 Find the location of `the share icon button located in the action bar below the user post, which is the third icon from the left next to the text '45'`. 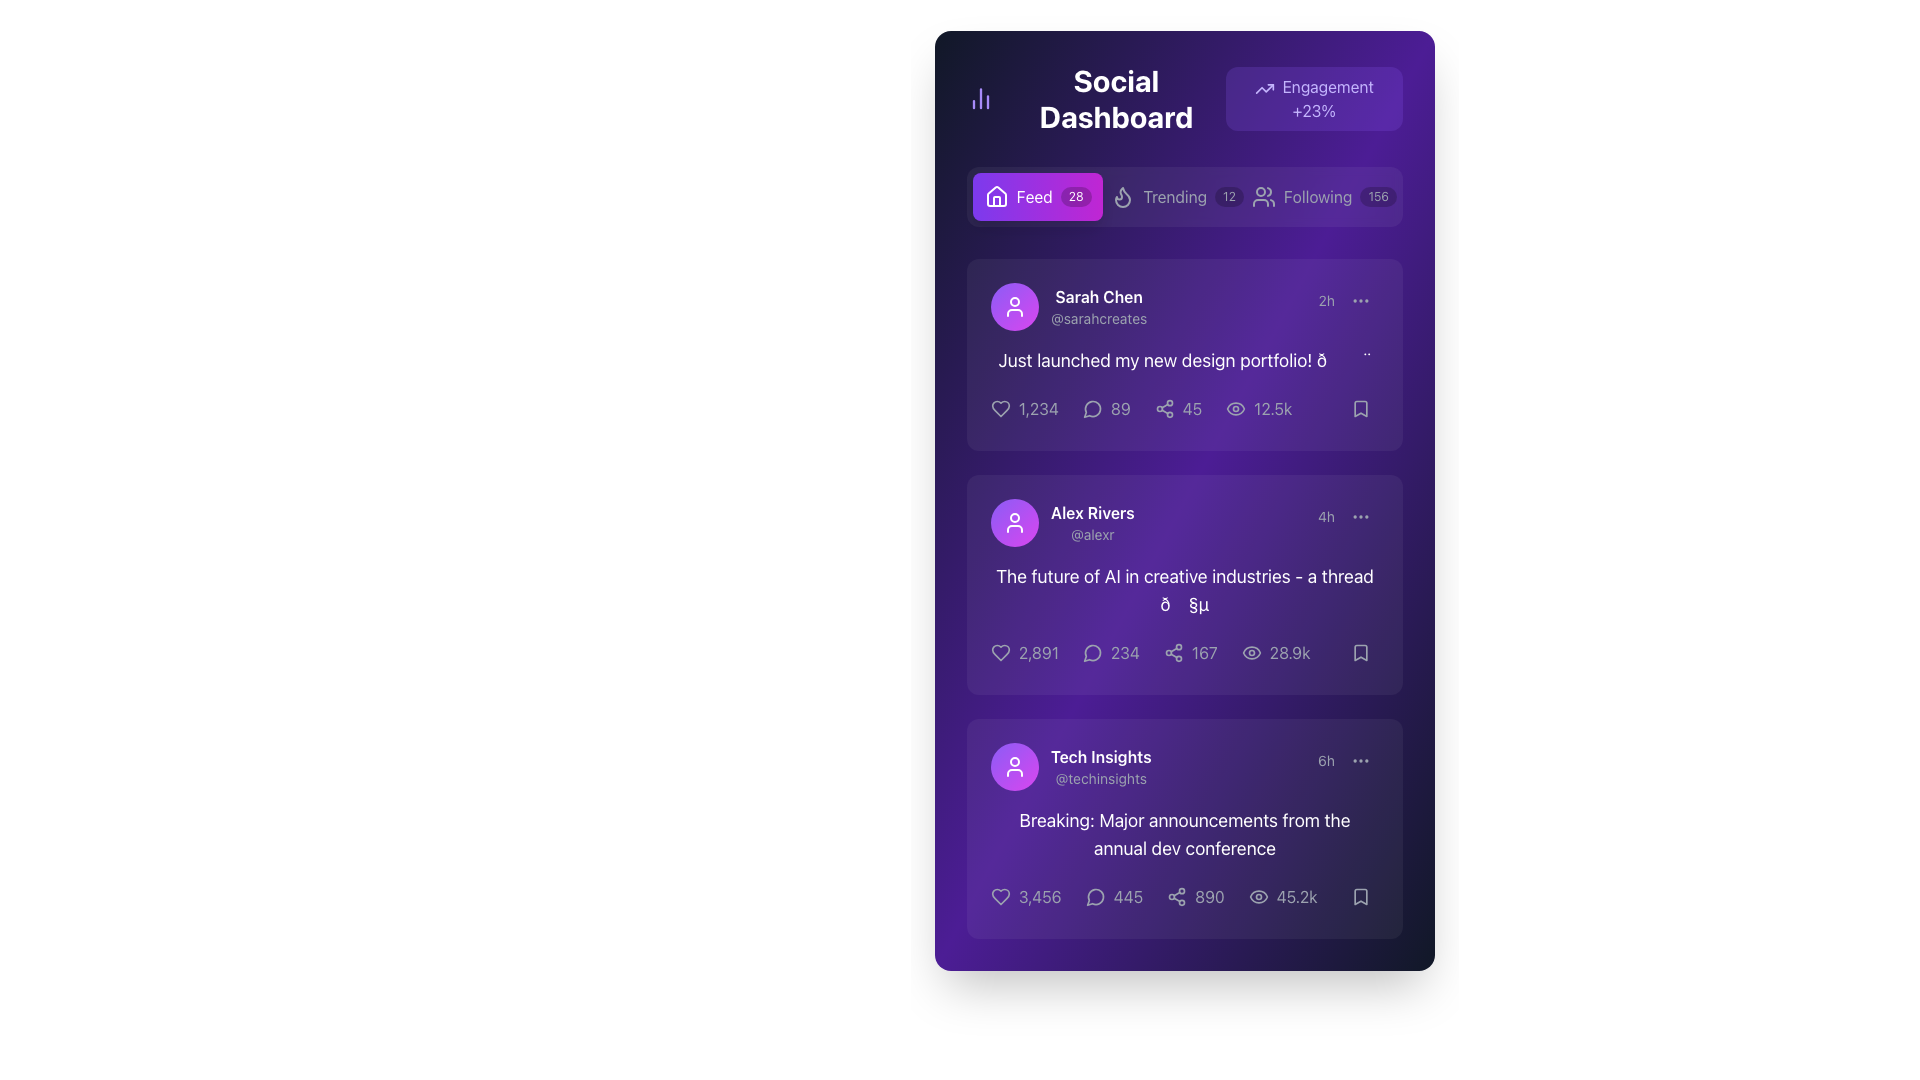

the share icon button located in the action bar below the user post, which is the third icon from the left next to the text '45' is located at coordinates (1164, 407).